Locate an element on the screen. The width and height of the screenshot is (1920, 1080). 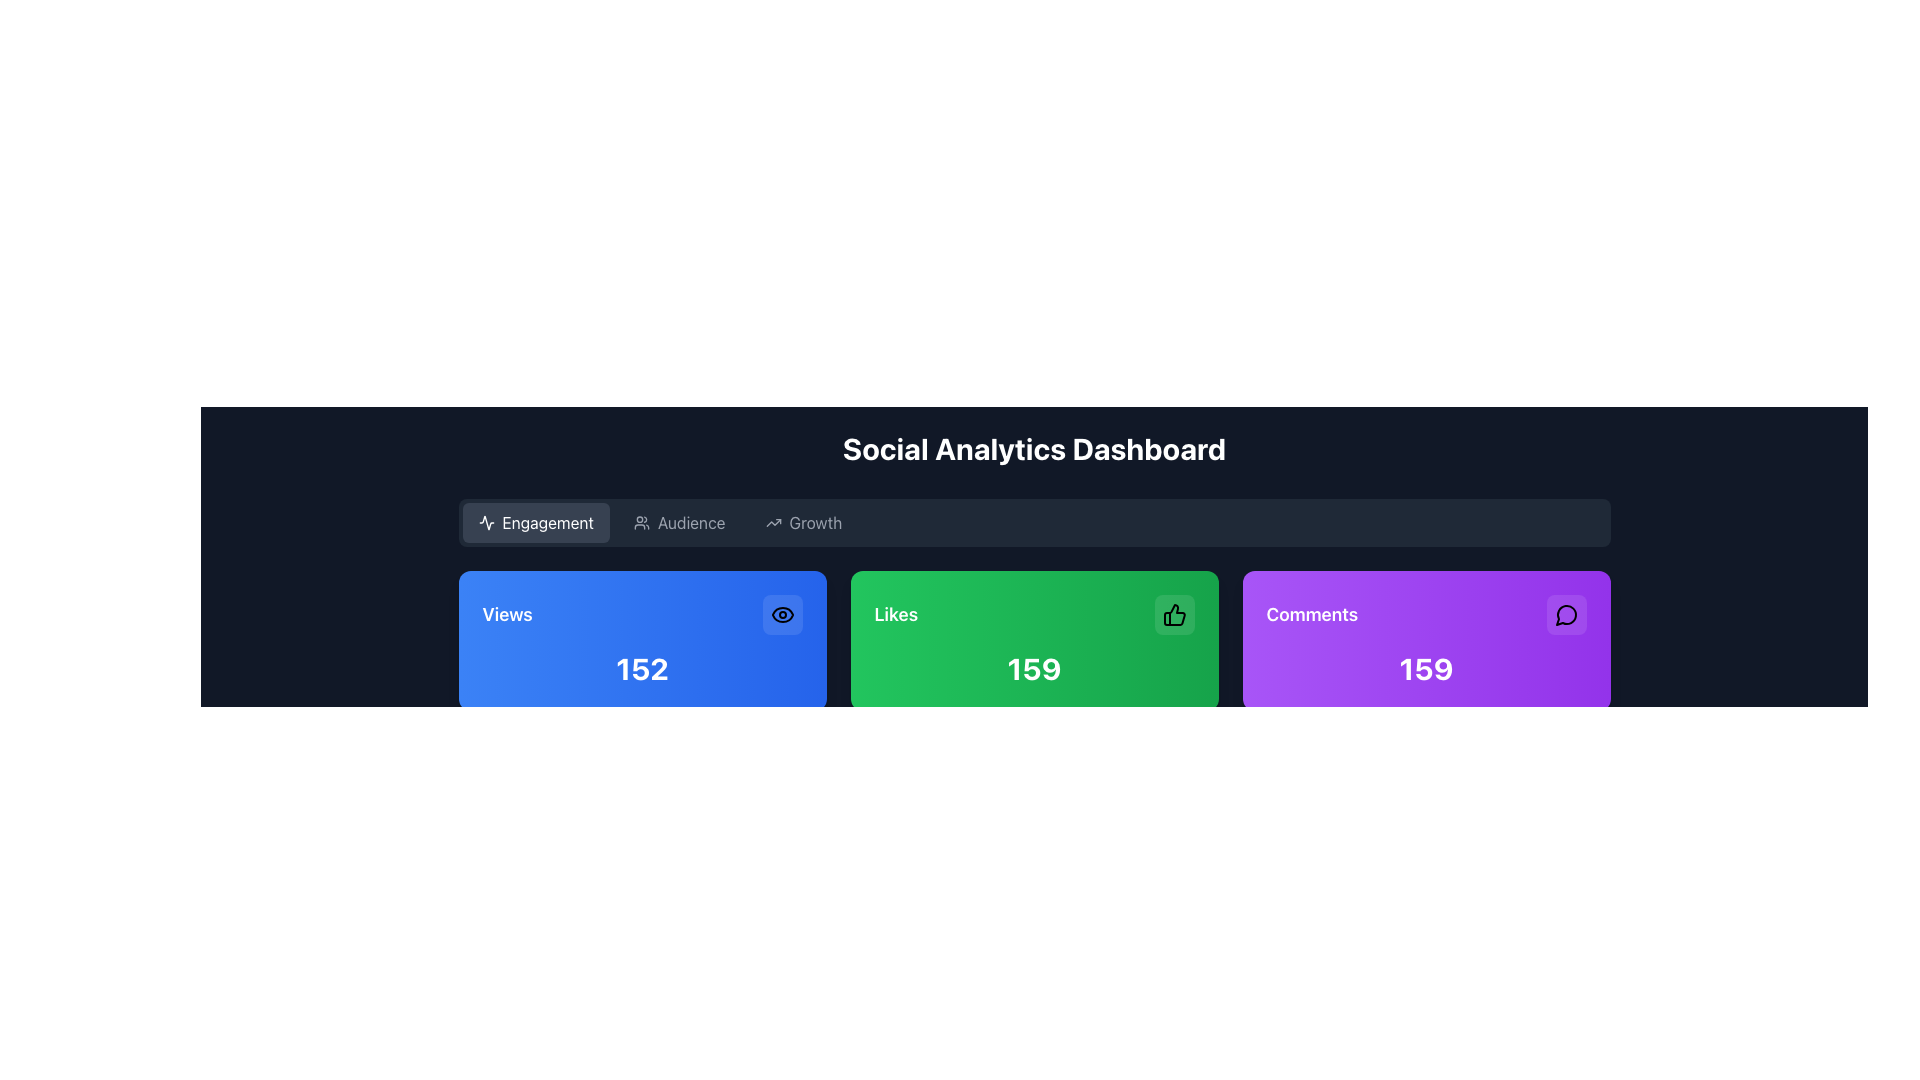
the button with text and icon positioned between the 'Engagement' and 'Growth' buttons is located at coordinates (679, 522).